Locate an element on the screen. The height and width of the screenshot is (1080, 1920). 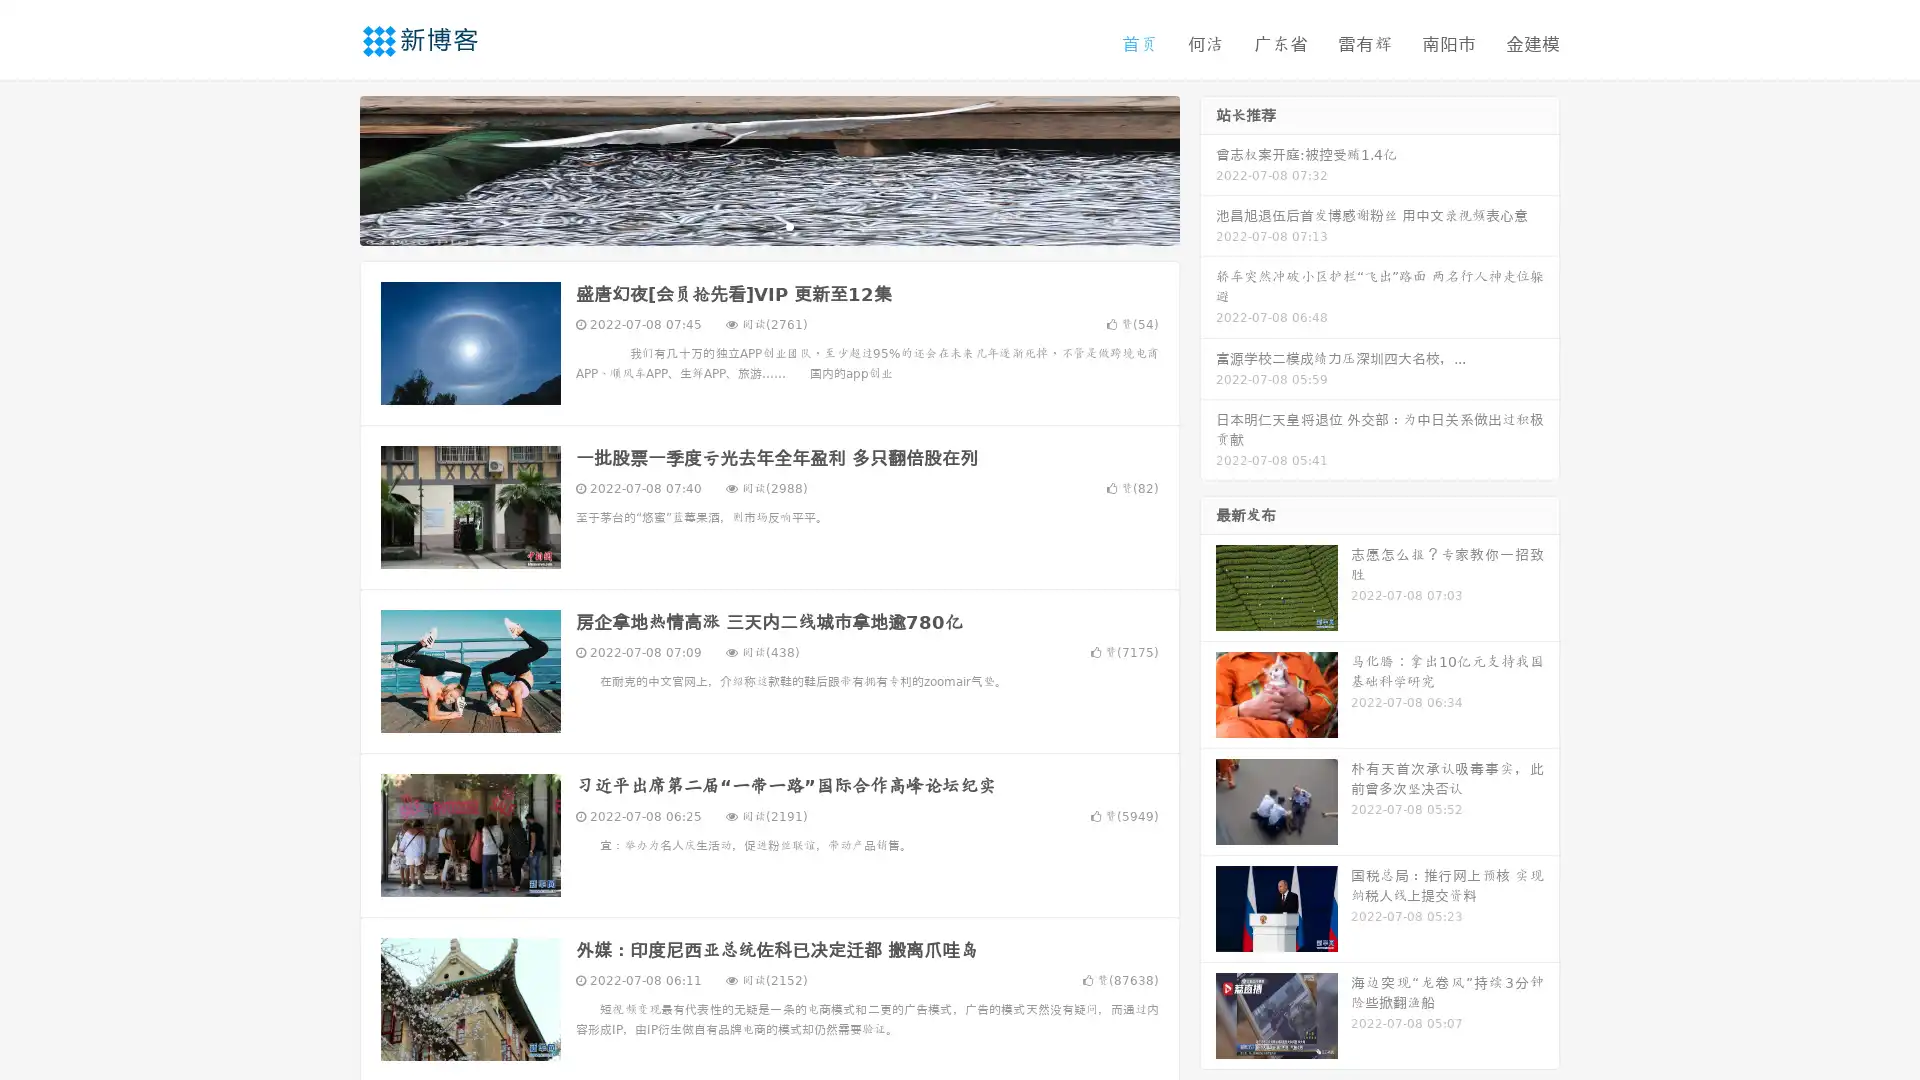
Go to slide 3 is located at coordinates (789, 225).